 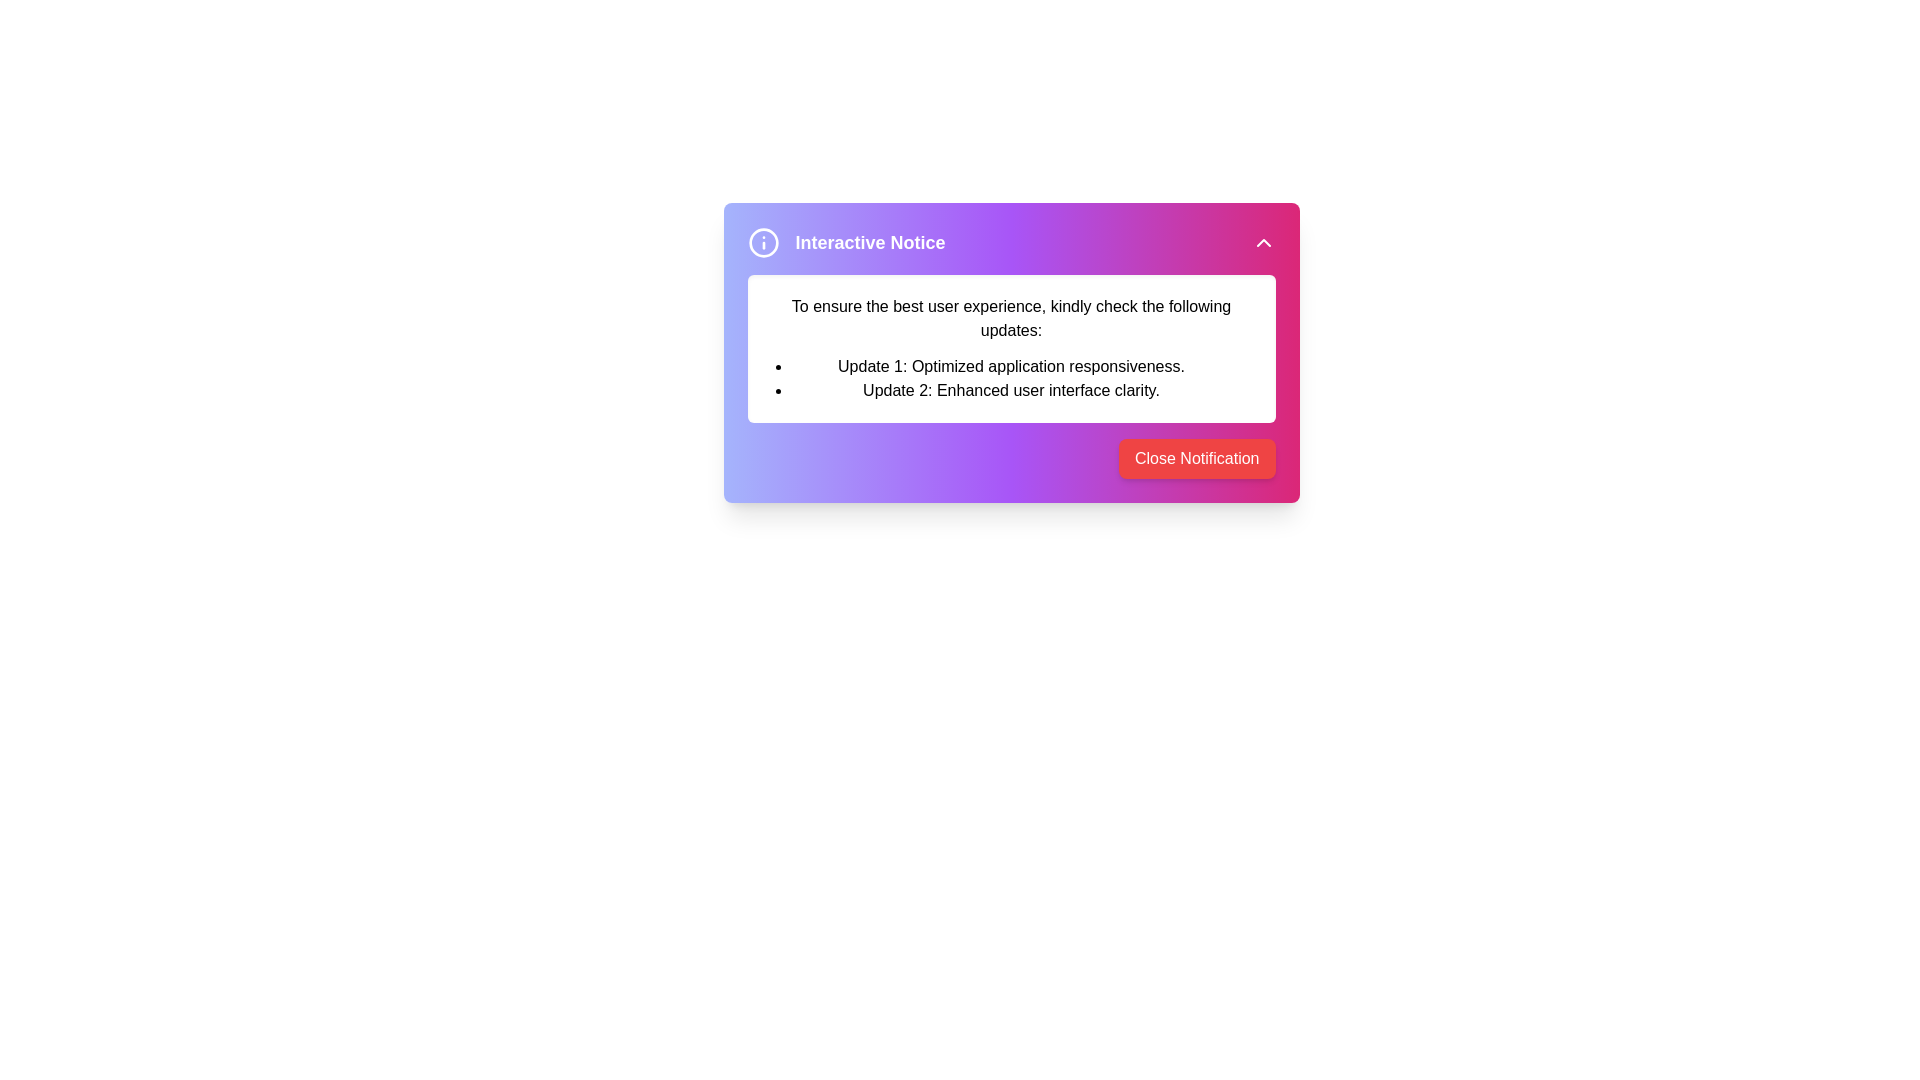 I want to click on arrow button at the top-right corner of the alert box to toggle the visibility of the alert details, so click(x=1262, y=242).